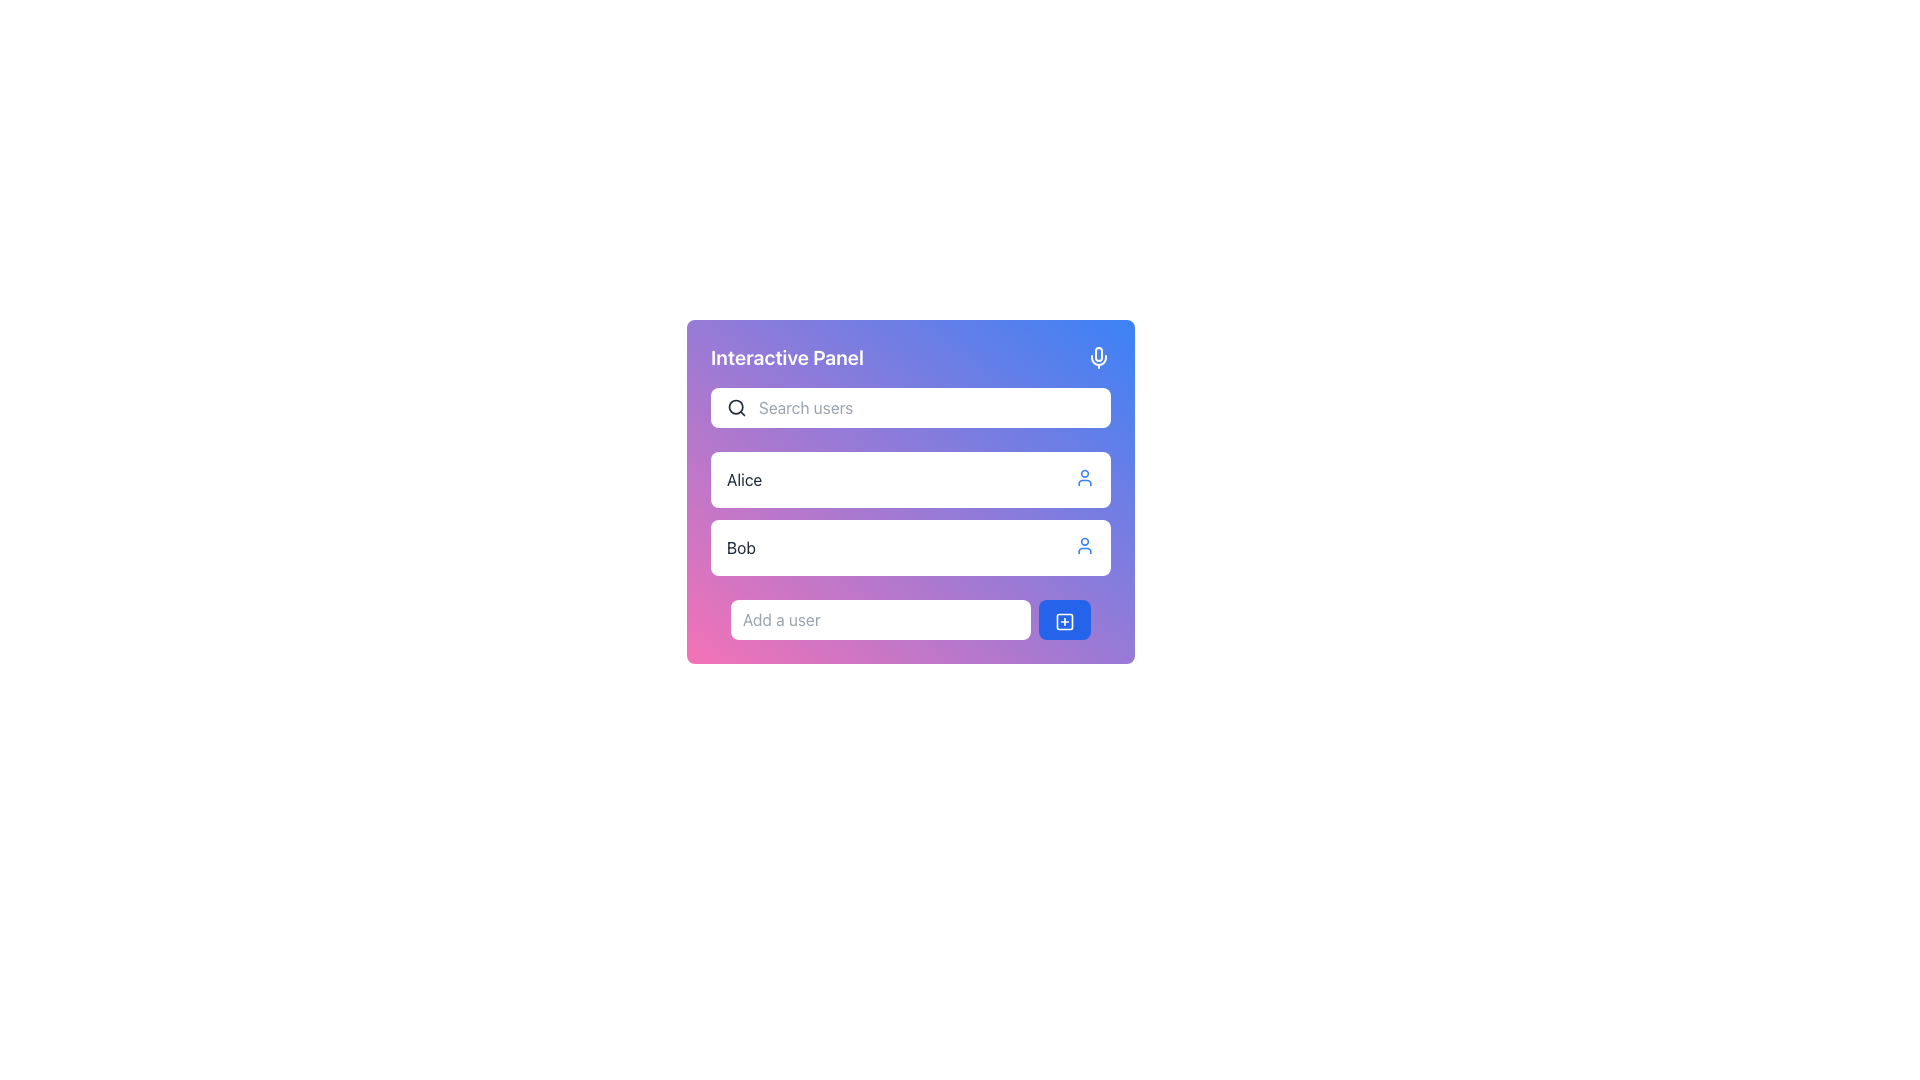  What do you see at coordinates (1064, 619) in the screenshot?
I see `the button that allows users to add a user or submit text, enabling keyboard interaction` at bounding box center [1064, 619].